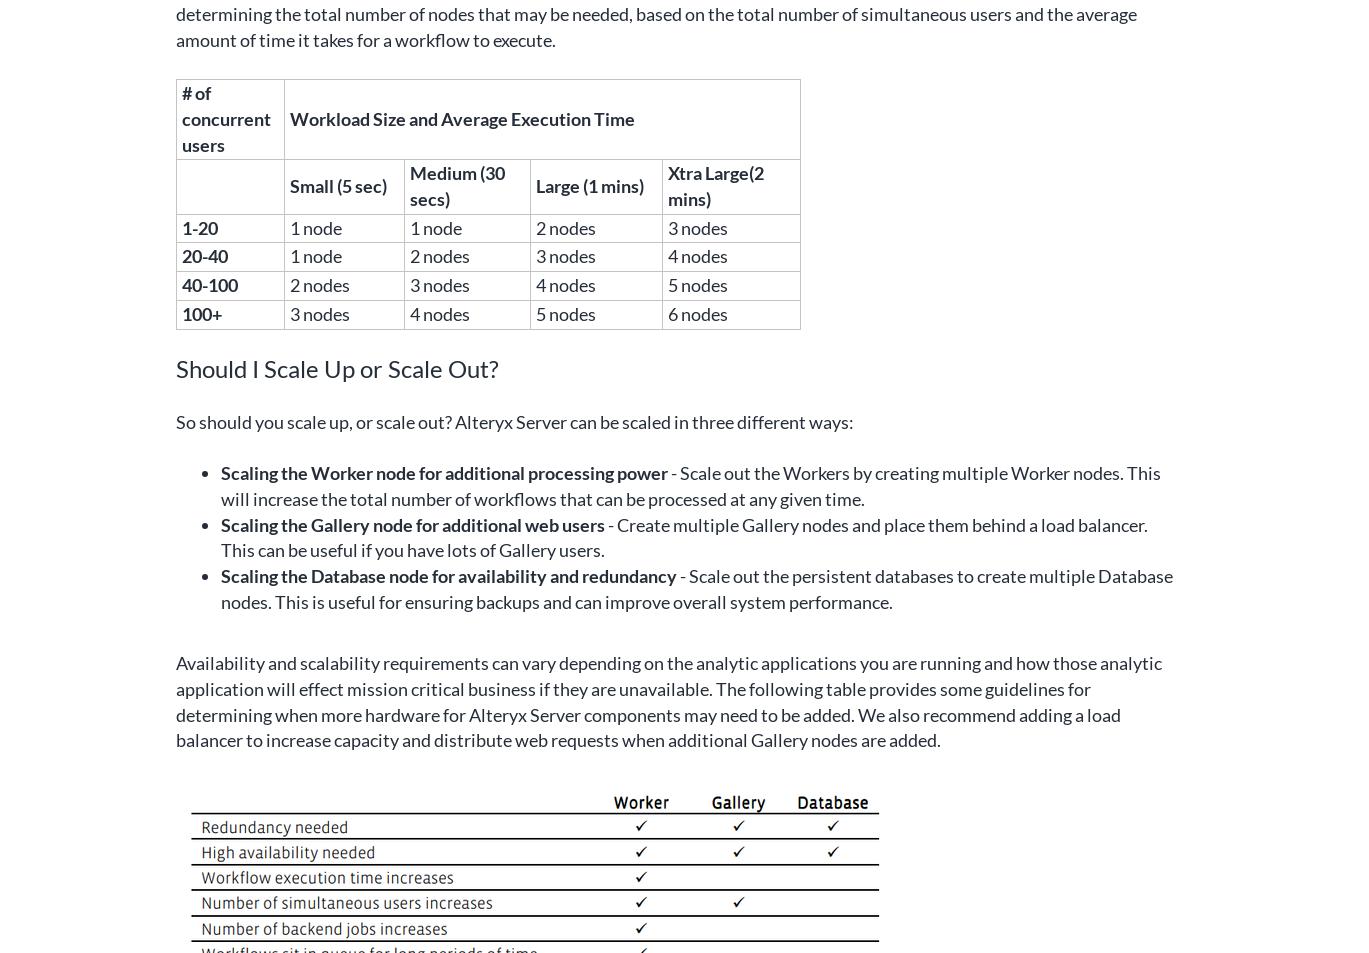  What do you see at coordinates (688, 485) in the screenshot?
I see `'- Scale out the Workers by creating multiple Worker nodes. This will increase the total number of workflows that can be processed at any given time.'` at bounding box center [688, 485].